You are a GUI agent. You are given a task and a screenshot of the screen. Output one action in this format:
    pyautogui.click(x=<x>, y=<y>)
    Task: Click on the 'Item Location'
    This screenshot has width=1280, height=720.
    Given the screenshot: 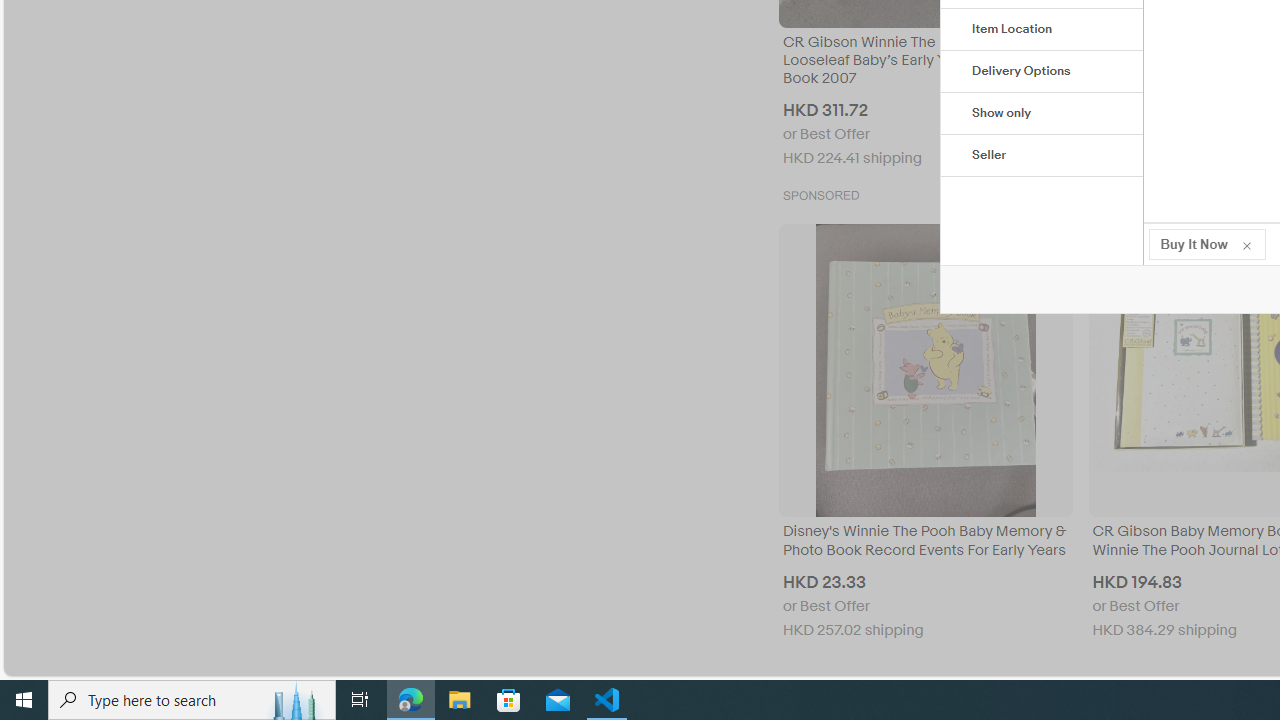 What is the action you would take?
    pyautogui.click(x=1041, y=29)
    